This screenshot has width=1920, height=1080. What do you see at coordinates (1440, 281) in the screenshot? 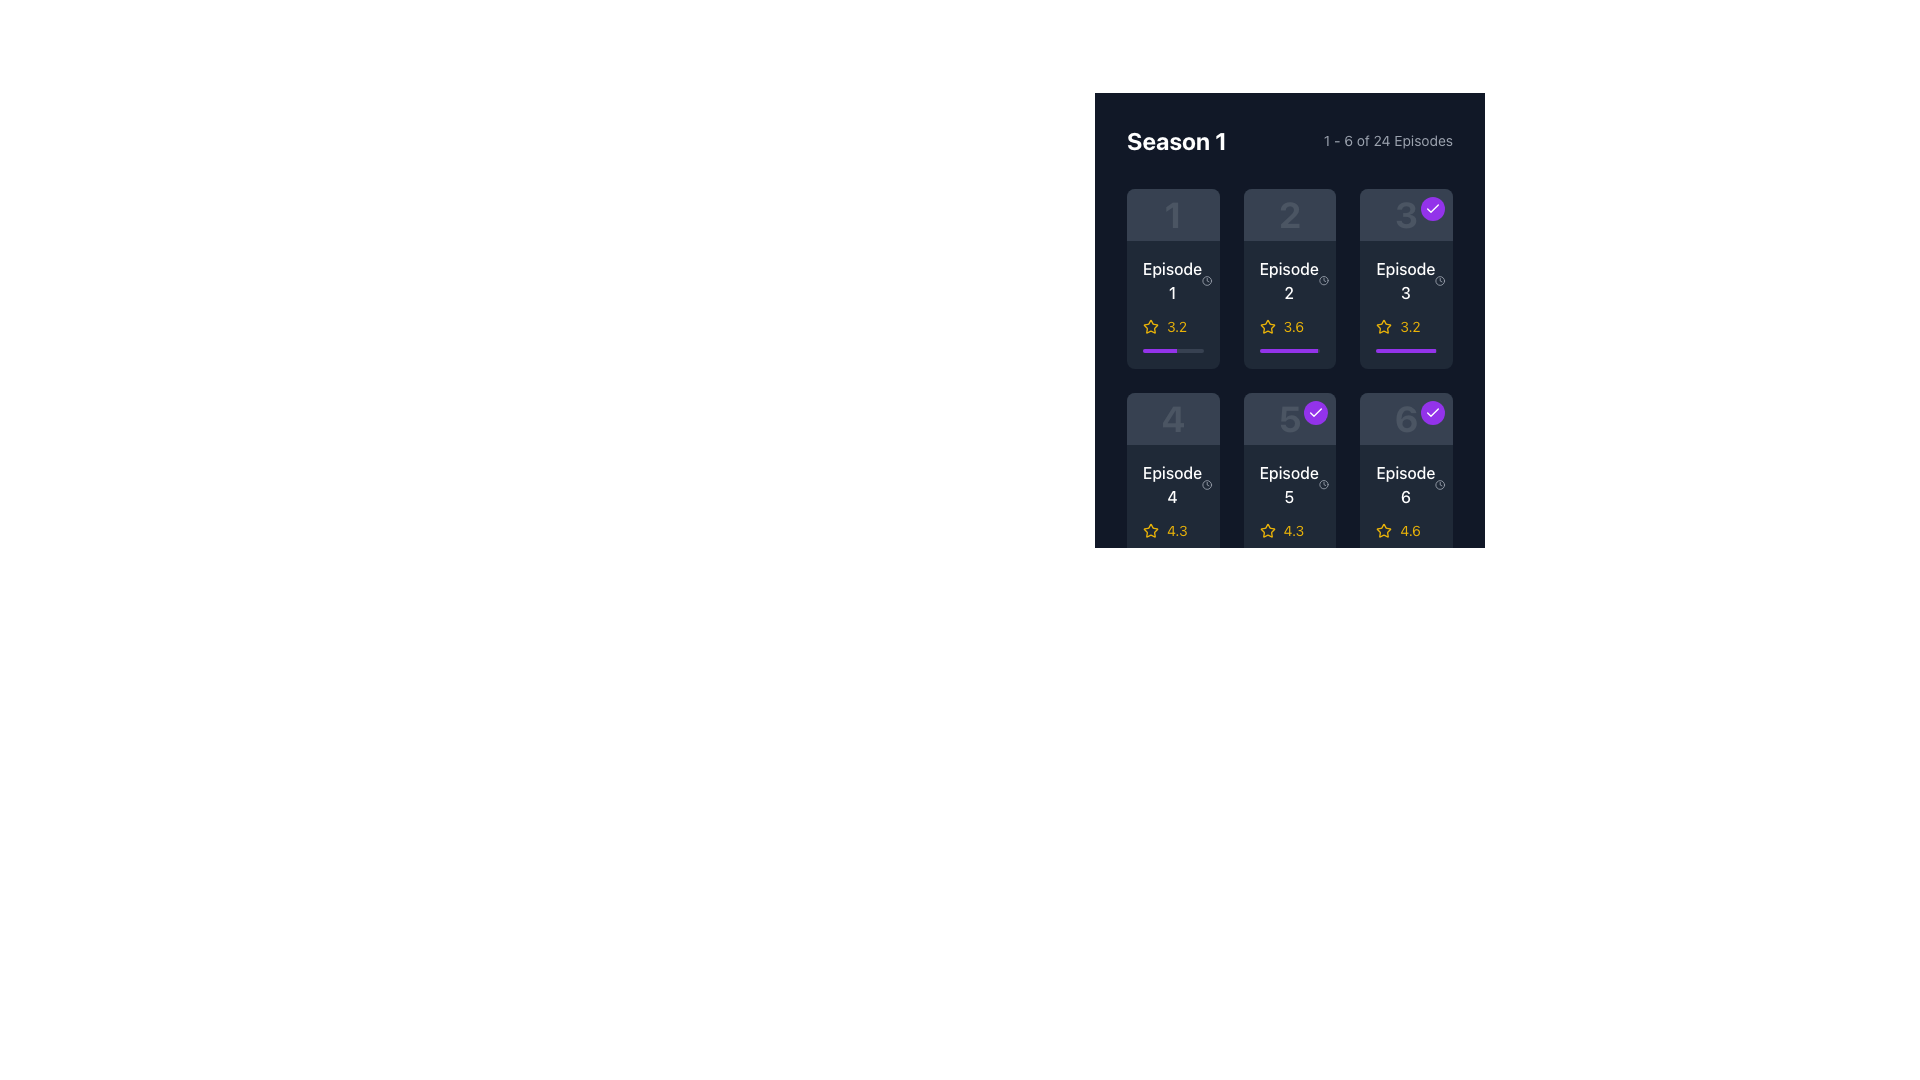
I see `Circle element located at the center of the SVG graphic in the top-right corner of the card labeled '3' for debugging purposes` at bounding box center [1440, 281].